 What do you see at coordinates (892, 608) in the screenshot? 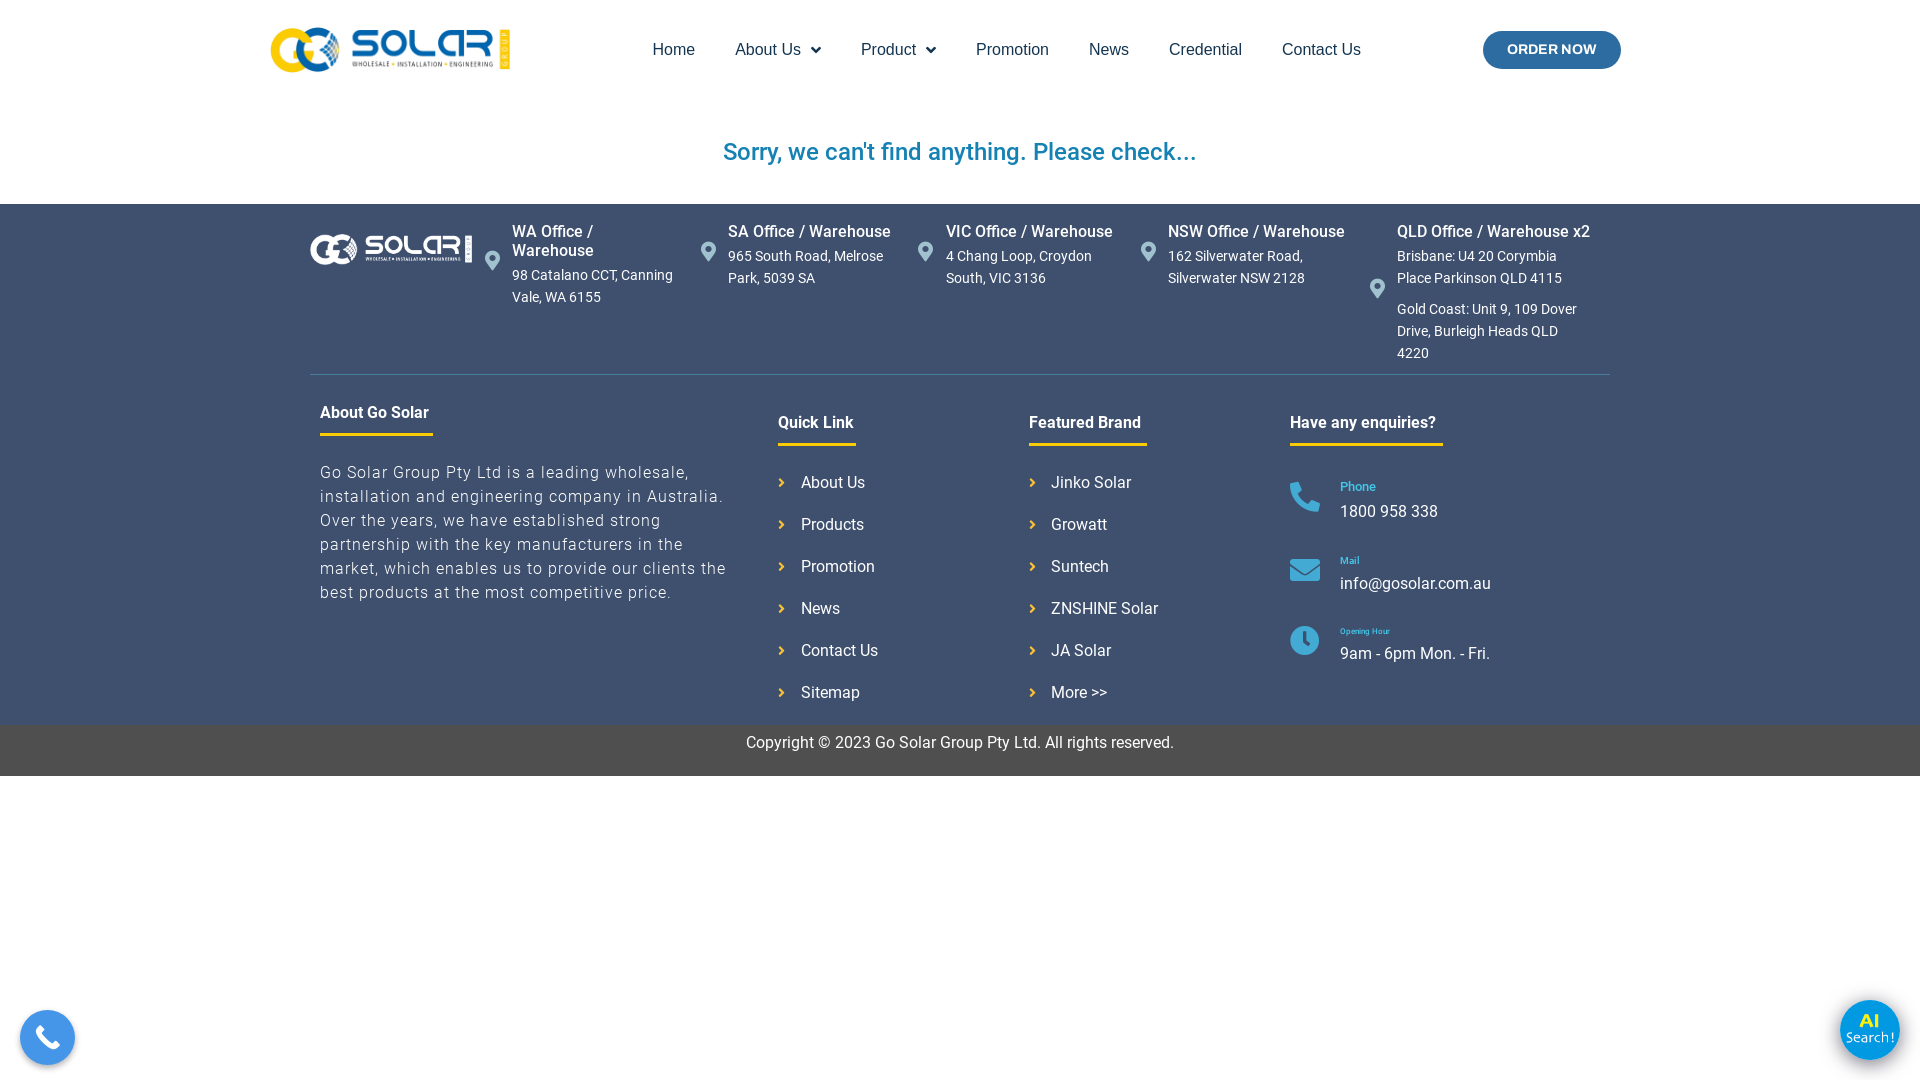
I see `'News'` at bounding box center [892, 608].